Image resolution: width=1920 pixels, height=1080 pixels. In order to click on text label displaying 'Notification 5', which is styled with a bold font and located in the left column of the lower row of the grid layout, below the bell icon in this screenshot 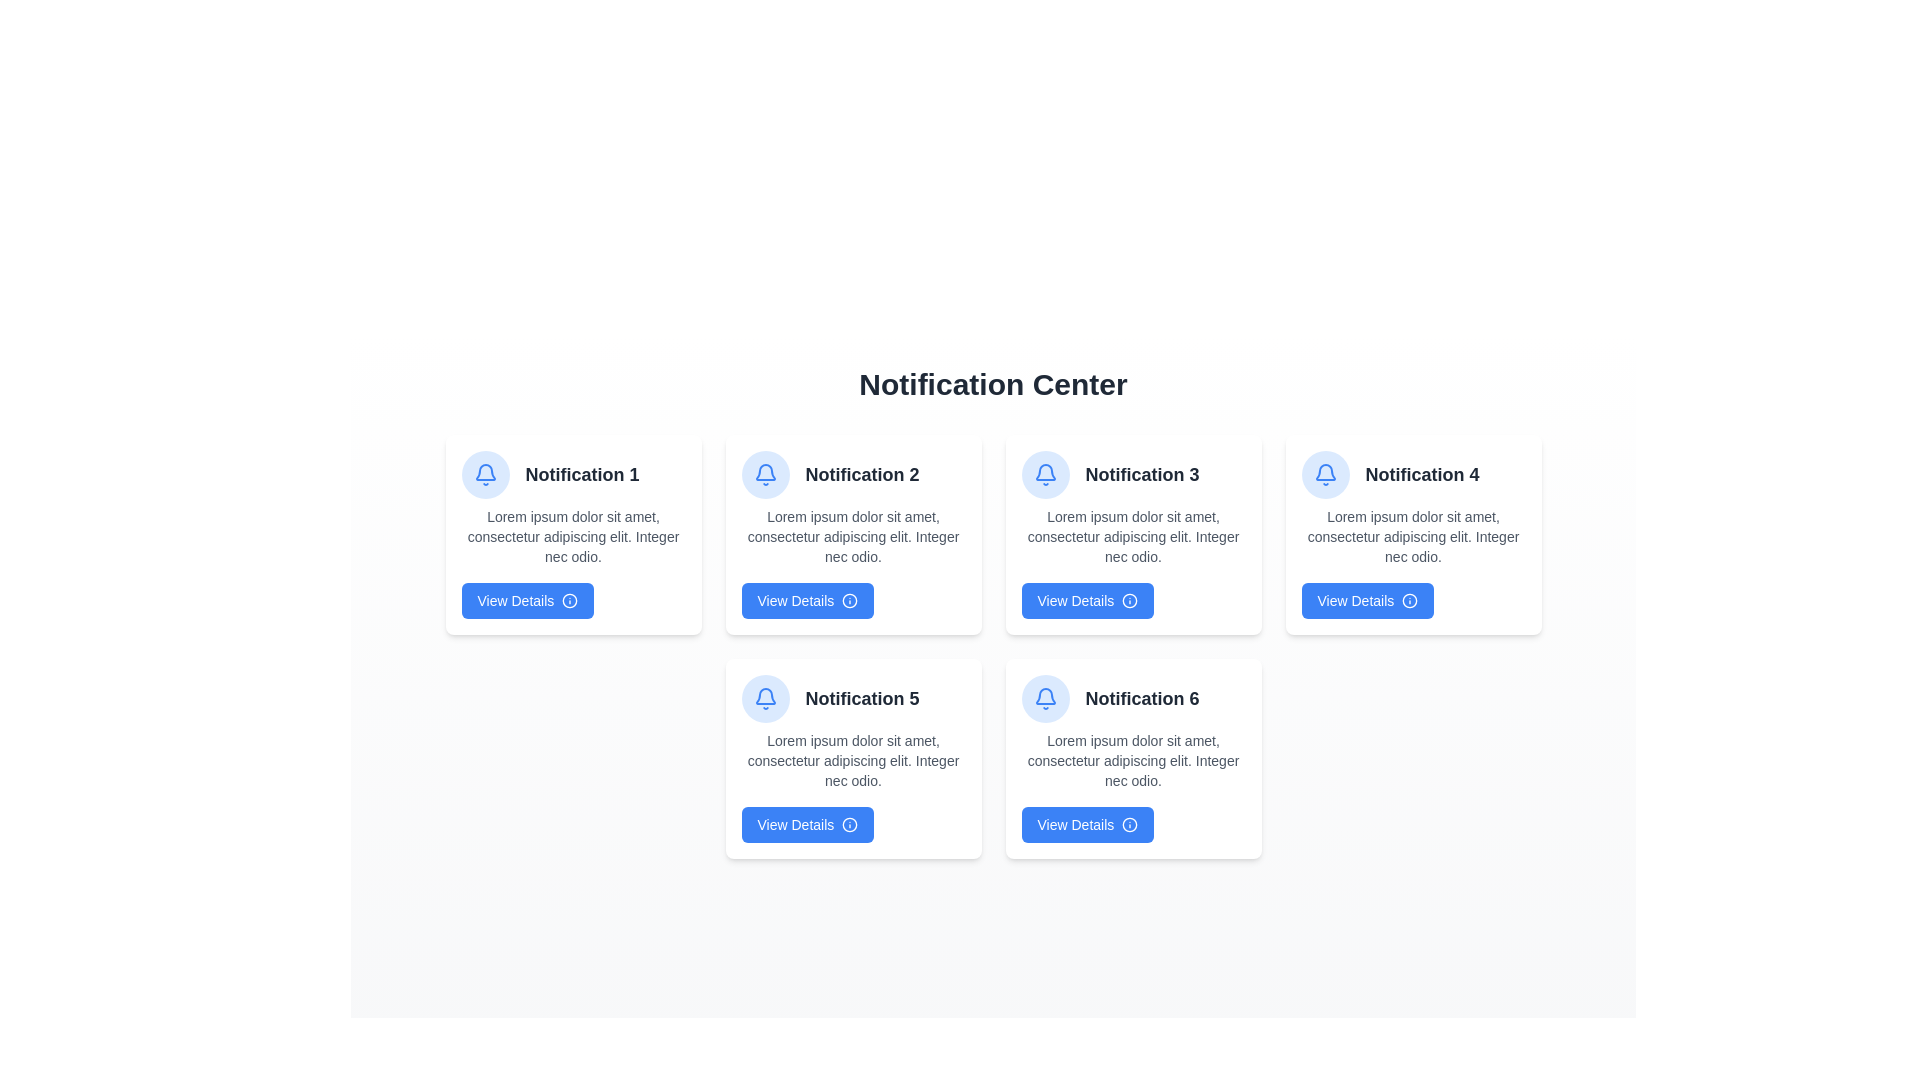, I will do `click(862, 697)`.